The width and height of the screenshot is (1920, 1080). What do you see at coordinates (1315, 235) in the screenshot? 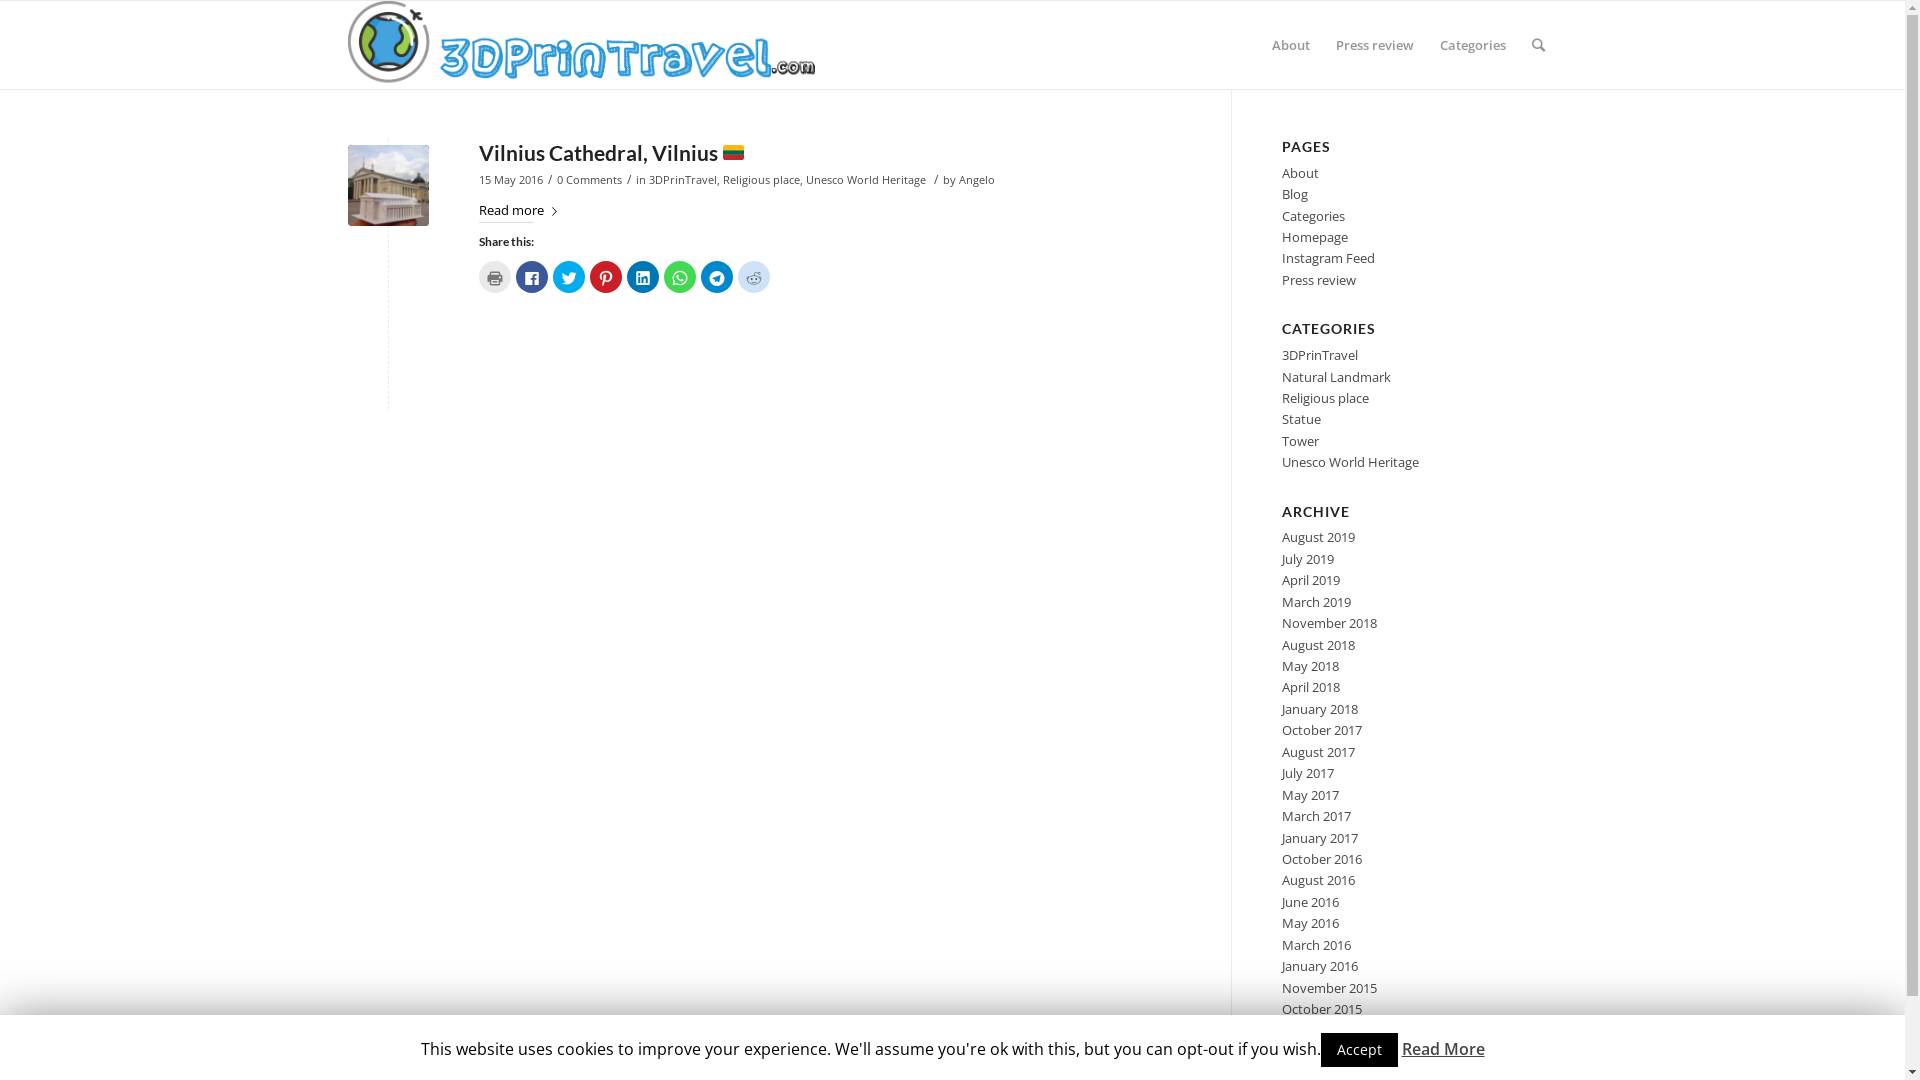
I see `'Homepage'` at bounding box center [1315, 235].